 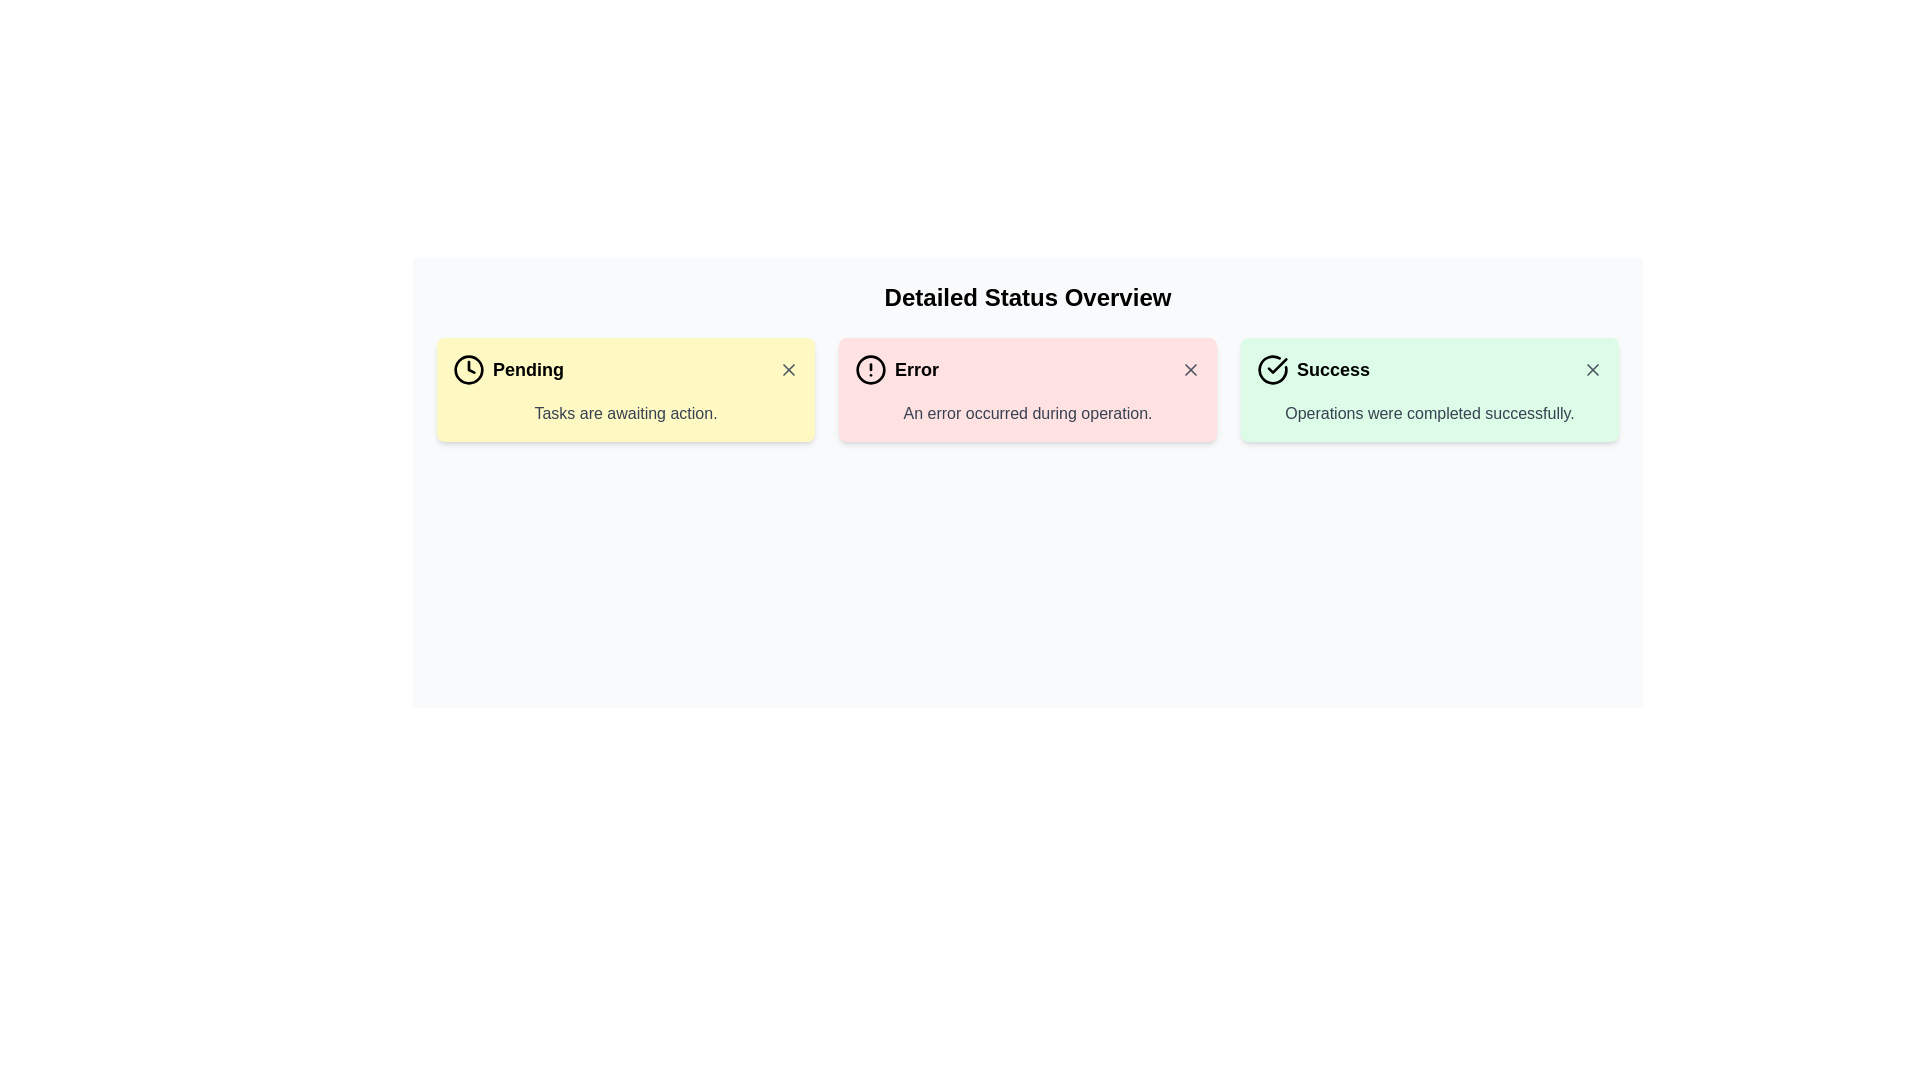 What do you see at coordinates (787, 370) in the screenshot?
I see `the close button located in the top-right corner of the 'Pending' card` at bounding box center [787, 370].